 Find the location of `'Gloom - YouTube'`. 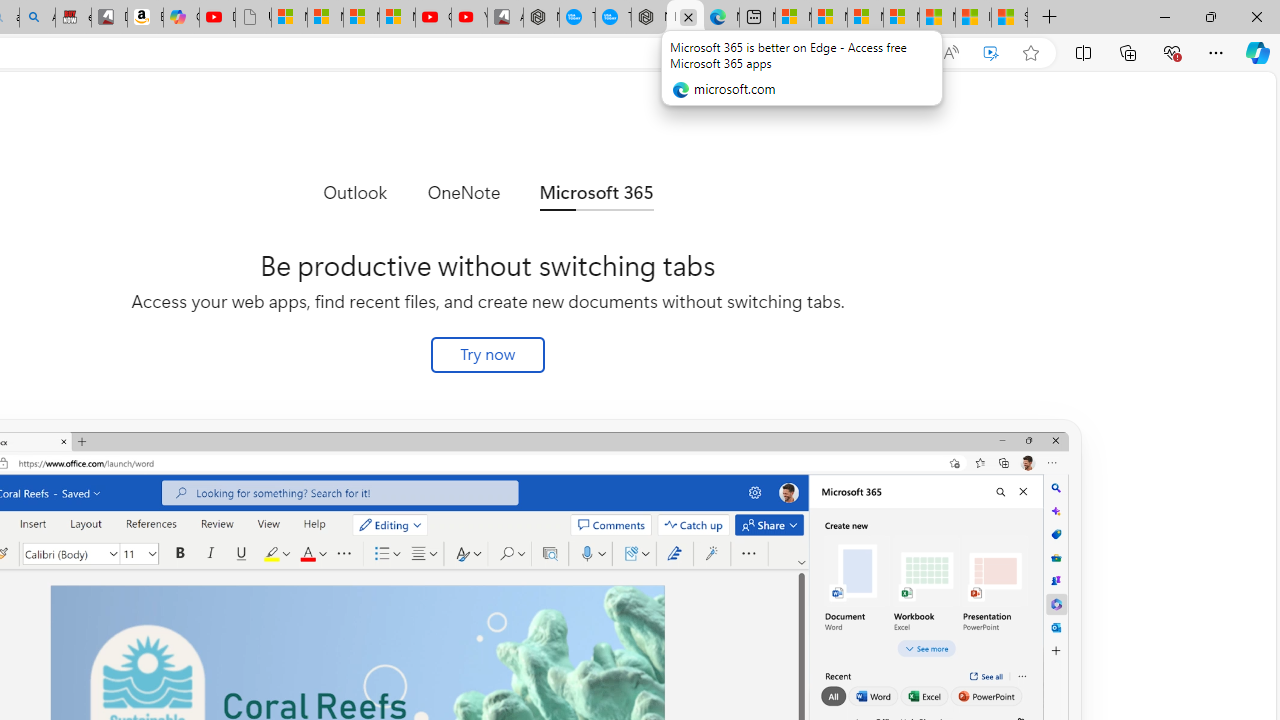

'Gloom - YouTube' is located at coordinates (432, 17).